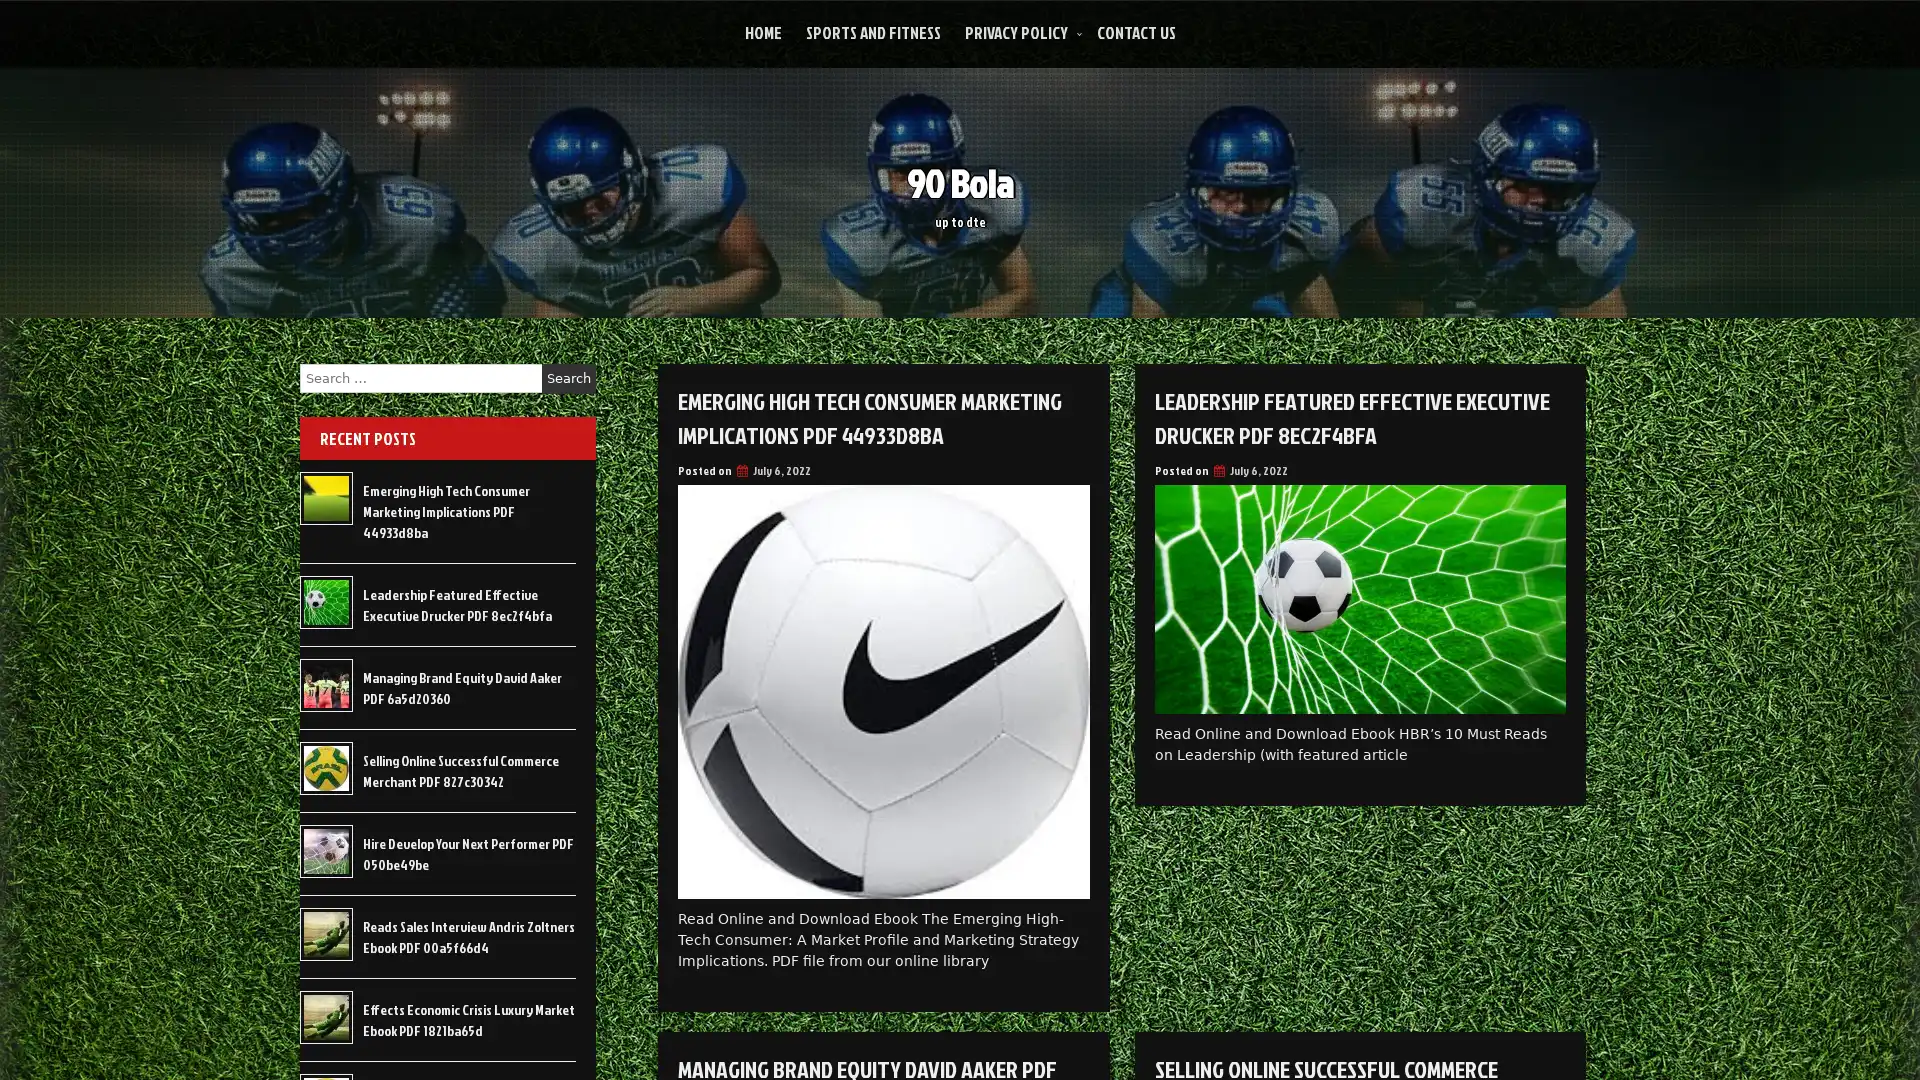 Image resolution: width=1920 pixels, height=1080 pixels. Describe the element at coordinates (568, 378) in the screenshot. I see `Search` at that location.